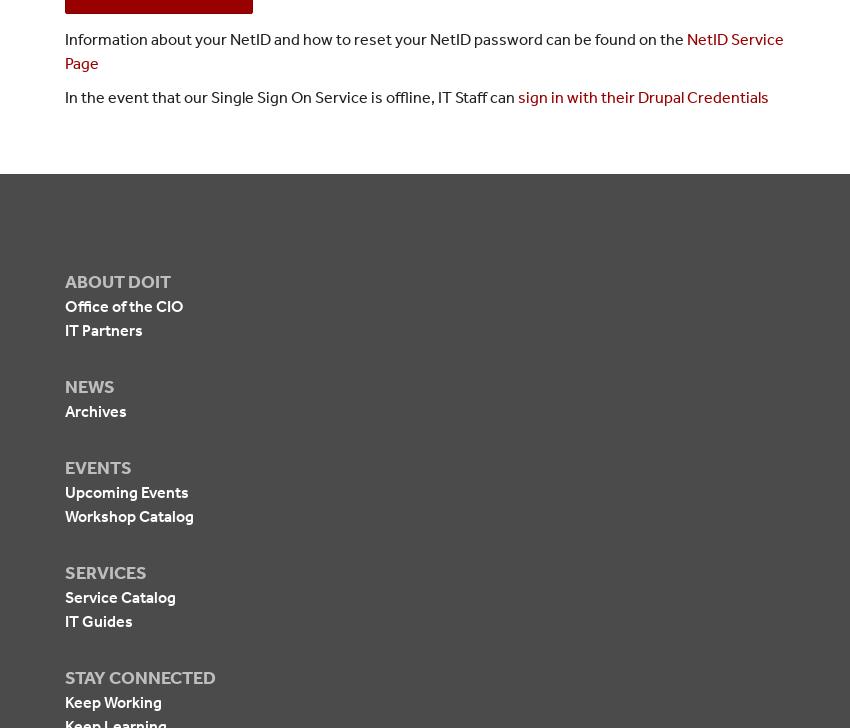 The height and width of the screenshot is (728, 850). What do you see at coordinates (375, 39) in the screenshot?
I see `'Information about your NetID and how to reset your NetID password can be found on the'` at bounding box center [375, 39].